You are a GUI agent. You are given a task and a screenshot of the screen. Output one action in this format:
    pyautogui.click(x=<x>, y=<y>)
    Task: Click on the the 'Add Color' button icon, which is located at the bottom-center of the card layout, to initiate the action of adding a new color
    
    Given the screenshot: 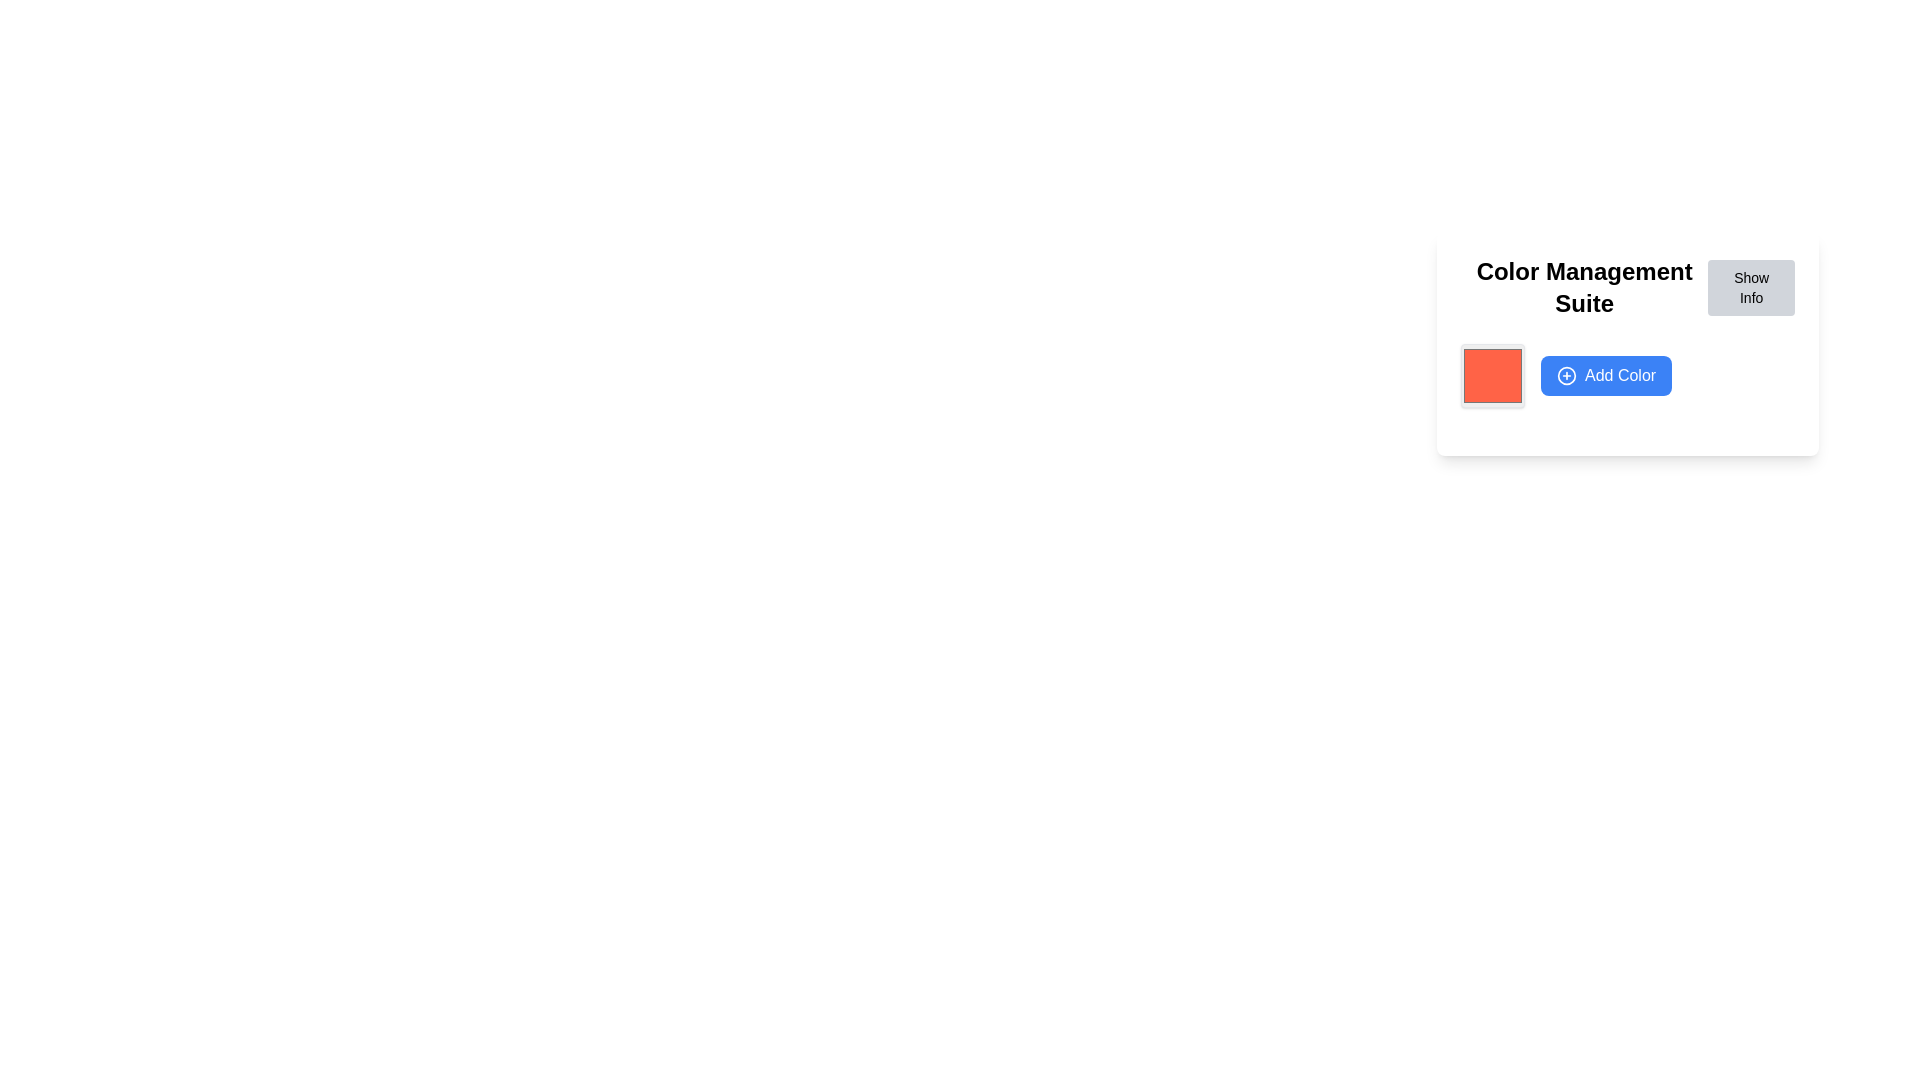 What is the action you would take?
    pyautogui.click(x=1565, y=375)
    